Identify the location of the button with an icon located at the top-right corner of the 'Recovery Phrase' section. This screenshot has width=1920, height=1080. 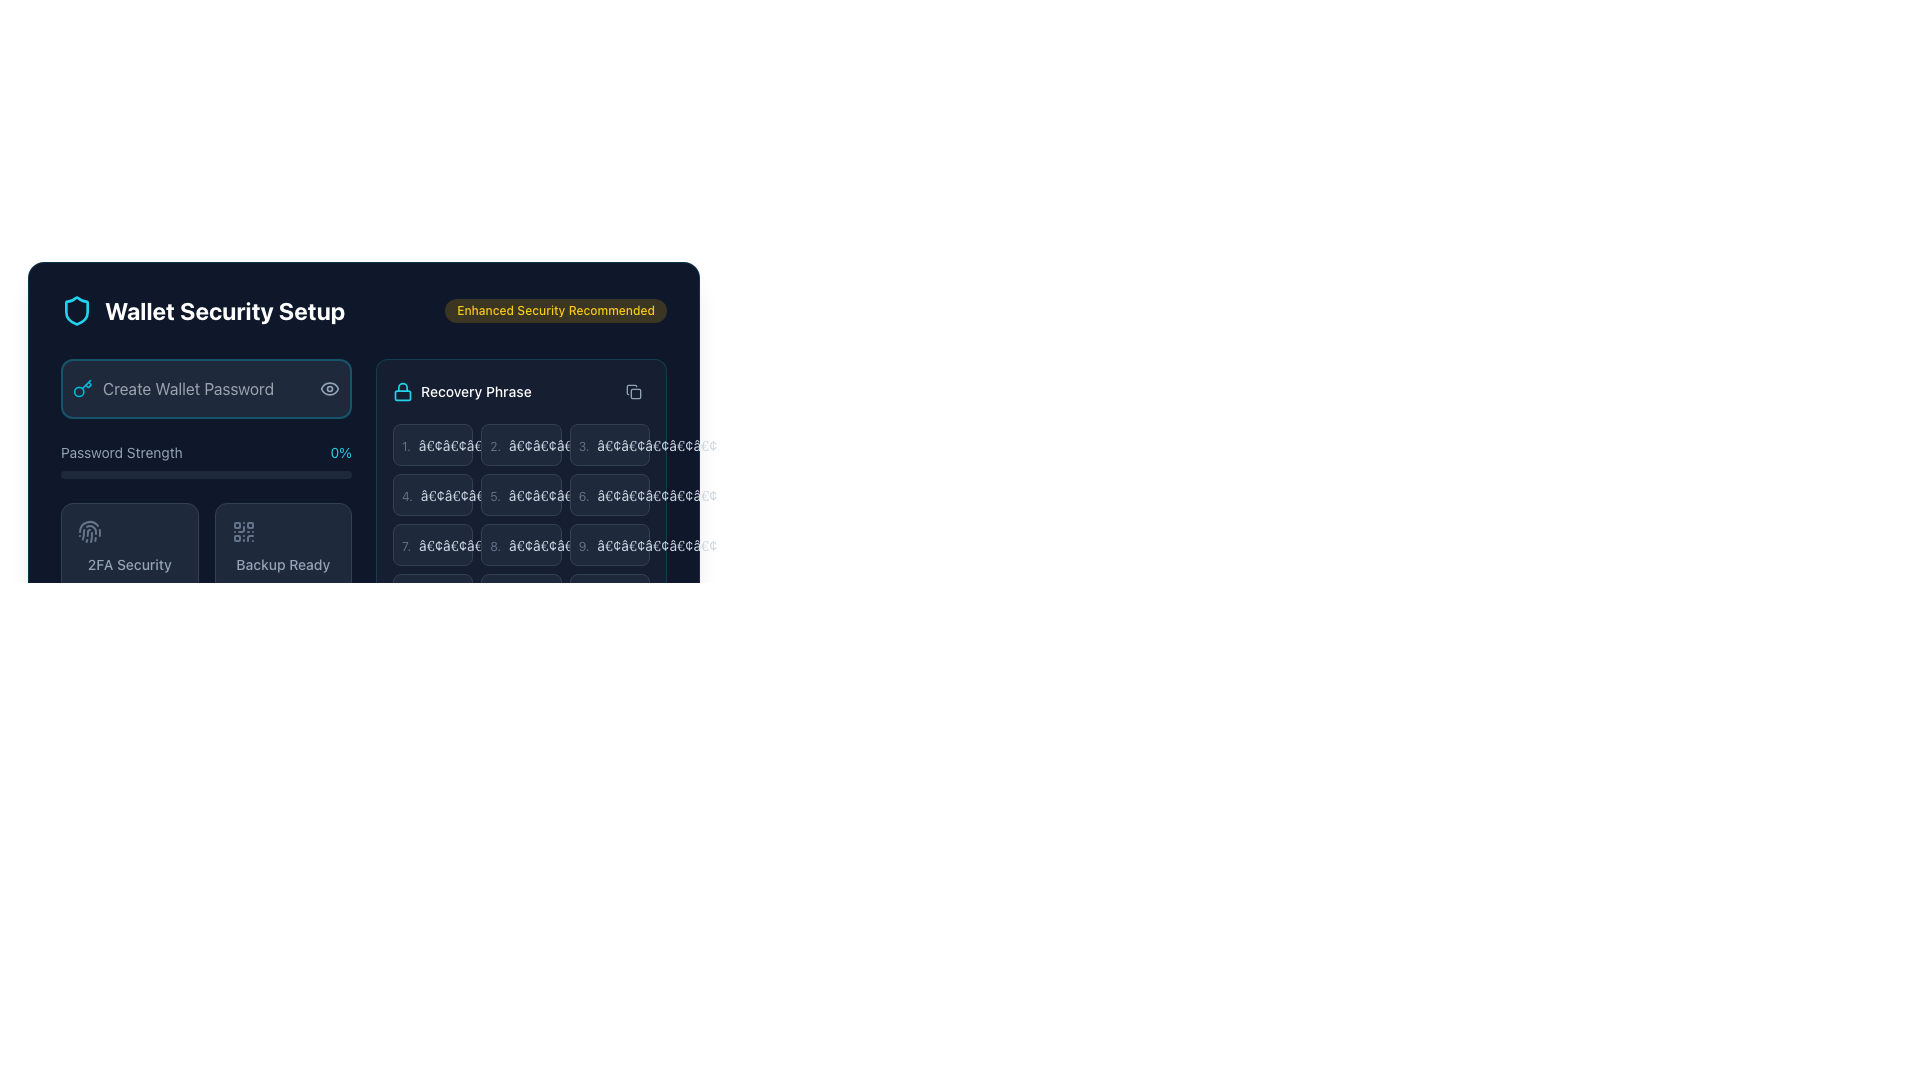
(632, 392).